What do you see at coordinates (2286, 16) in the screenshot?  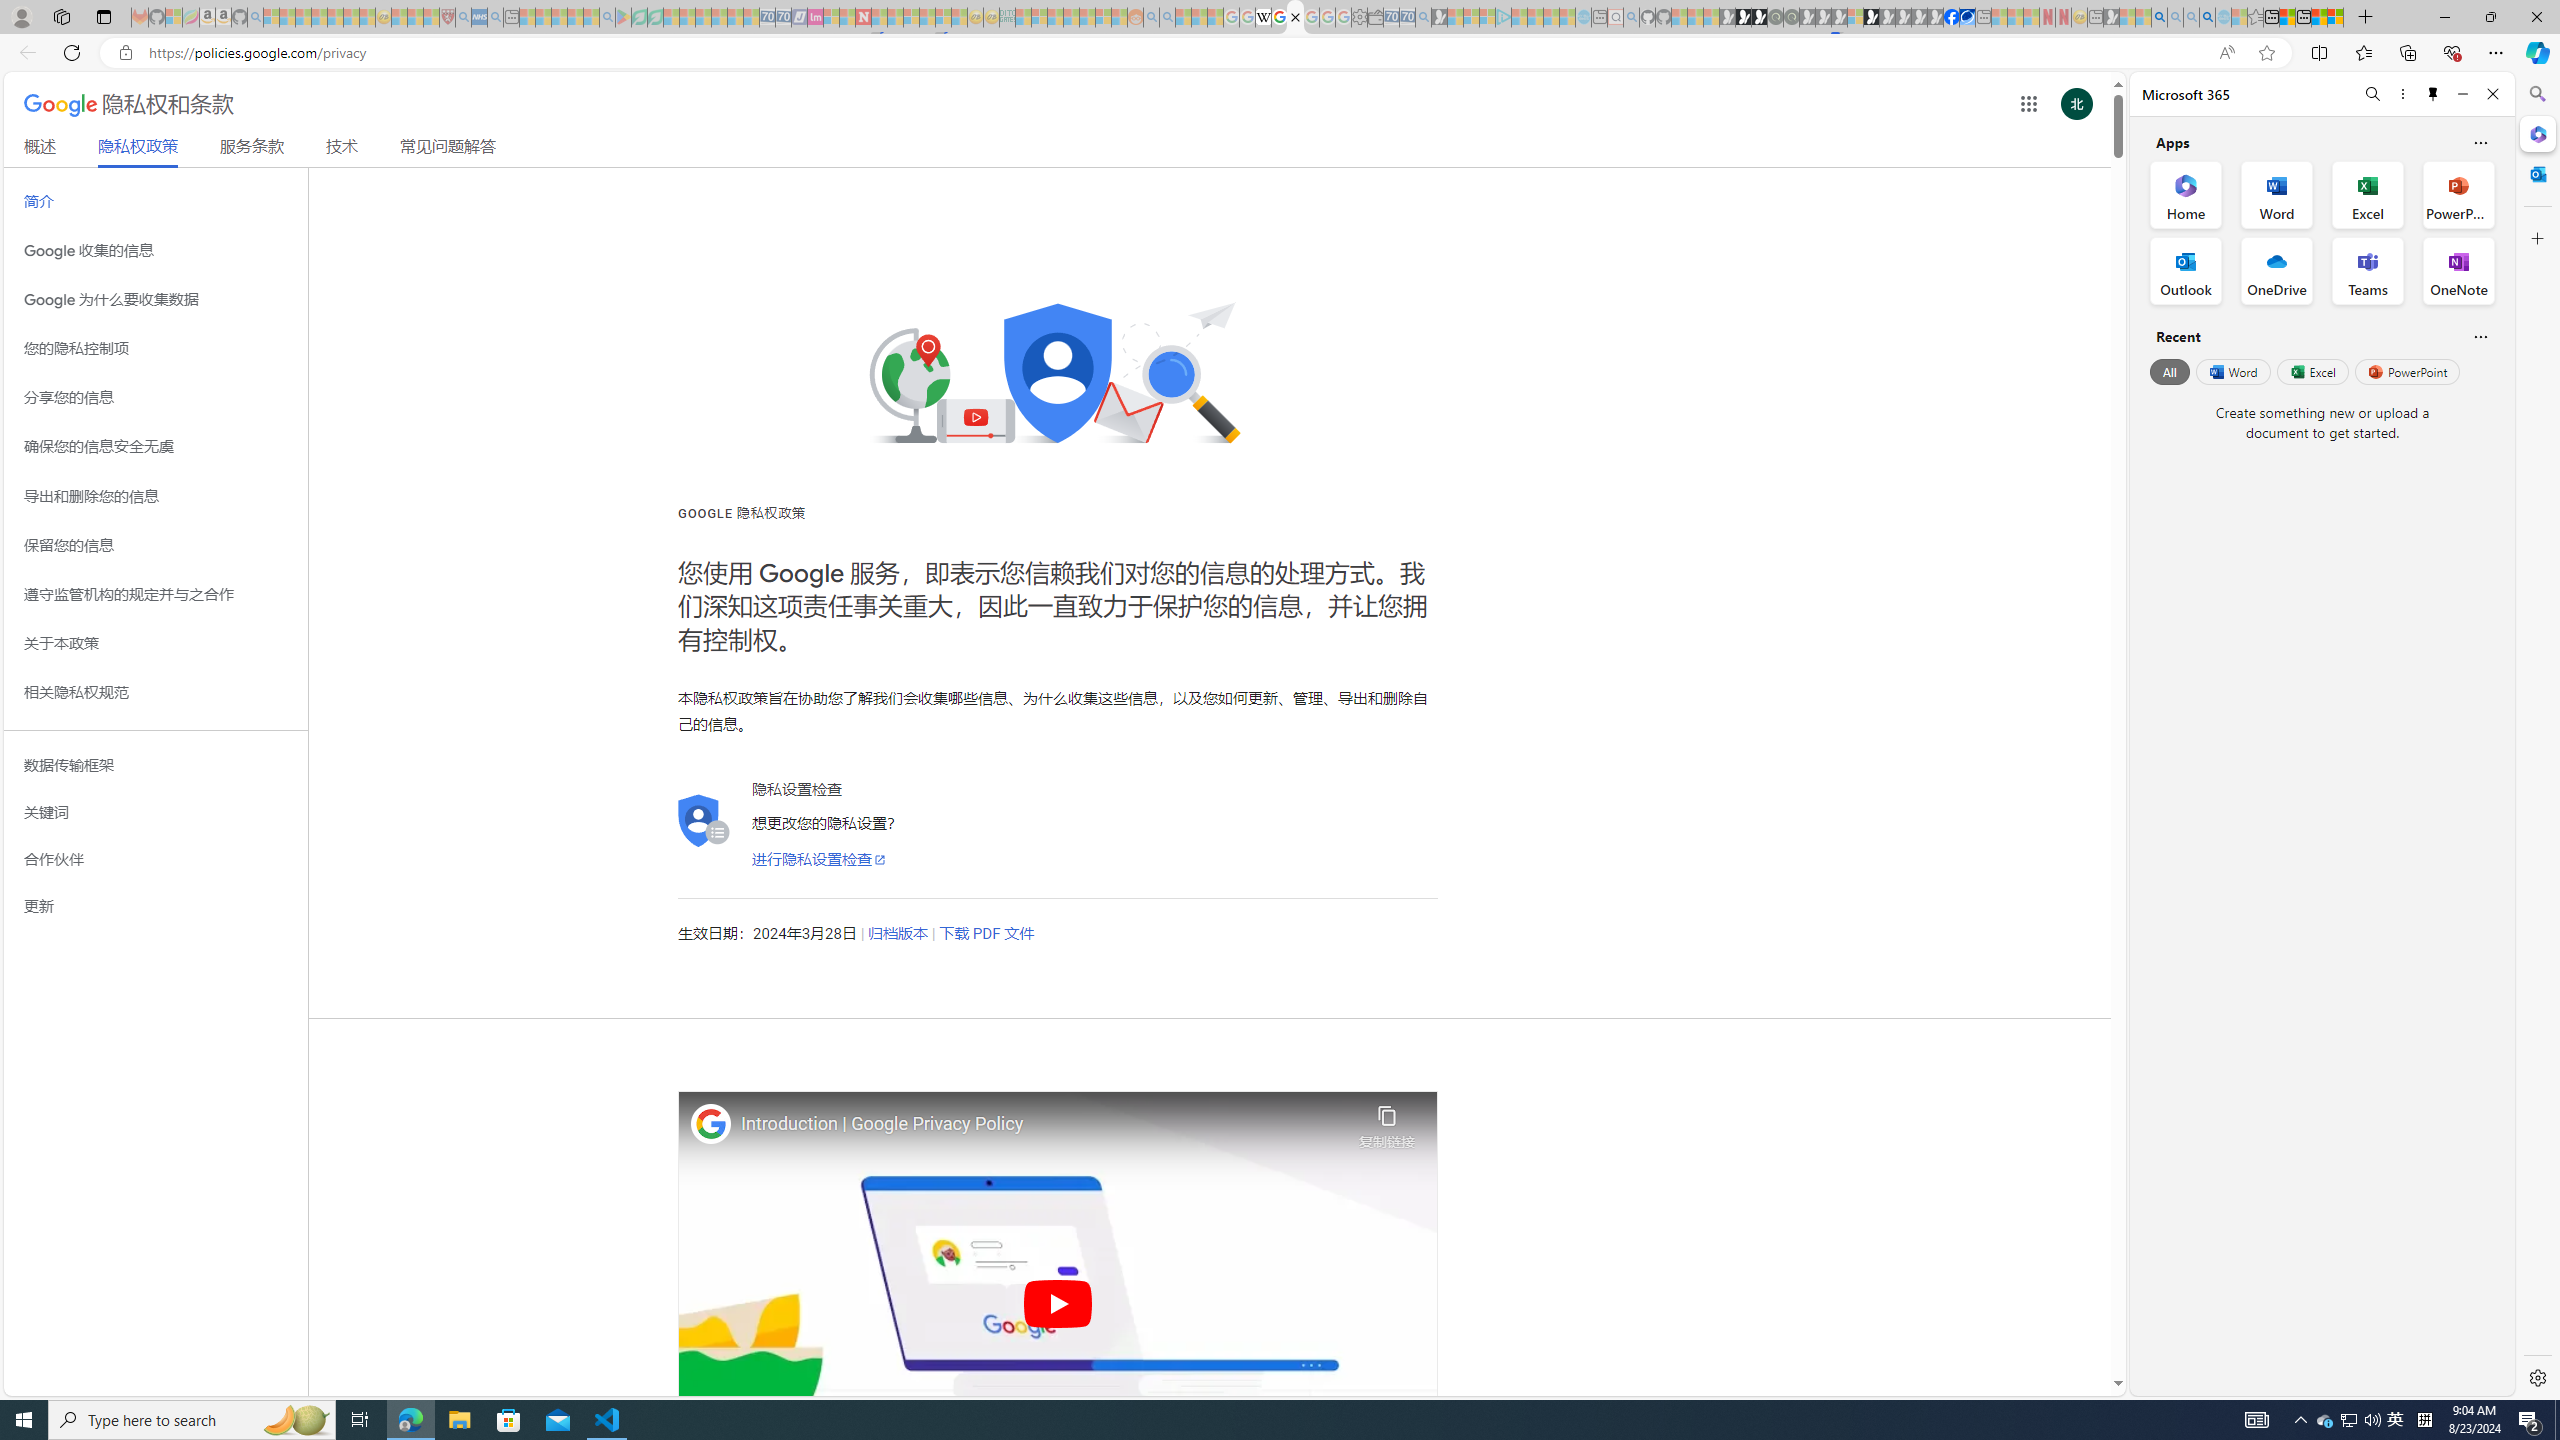 I see `'Aberdeen, Hong Kong SAR weather forecast | Microsoft Weather'` at bounding box center [2286, 16].